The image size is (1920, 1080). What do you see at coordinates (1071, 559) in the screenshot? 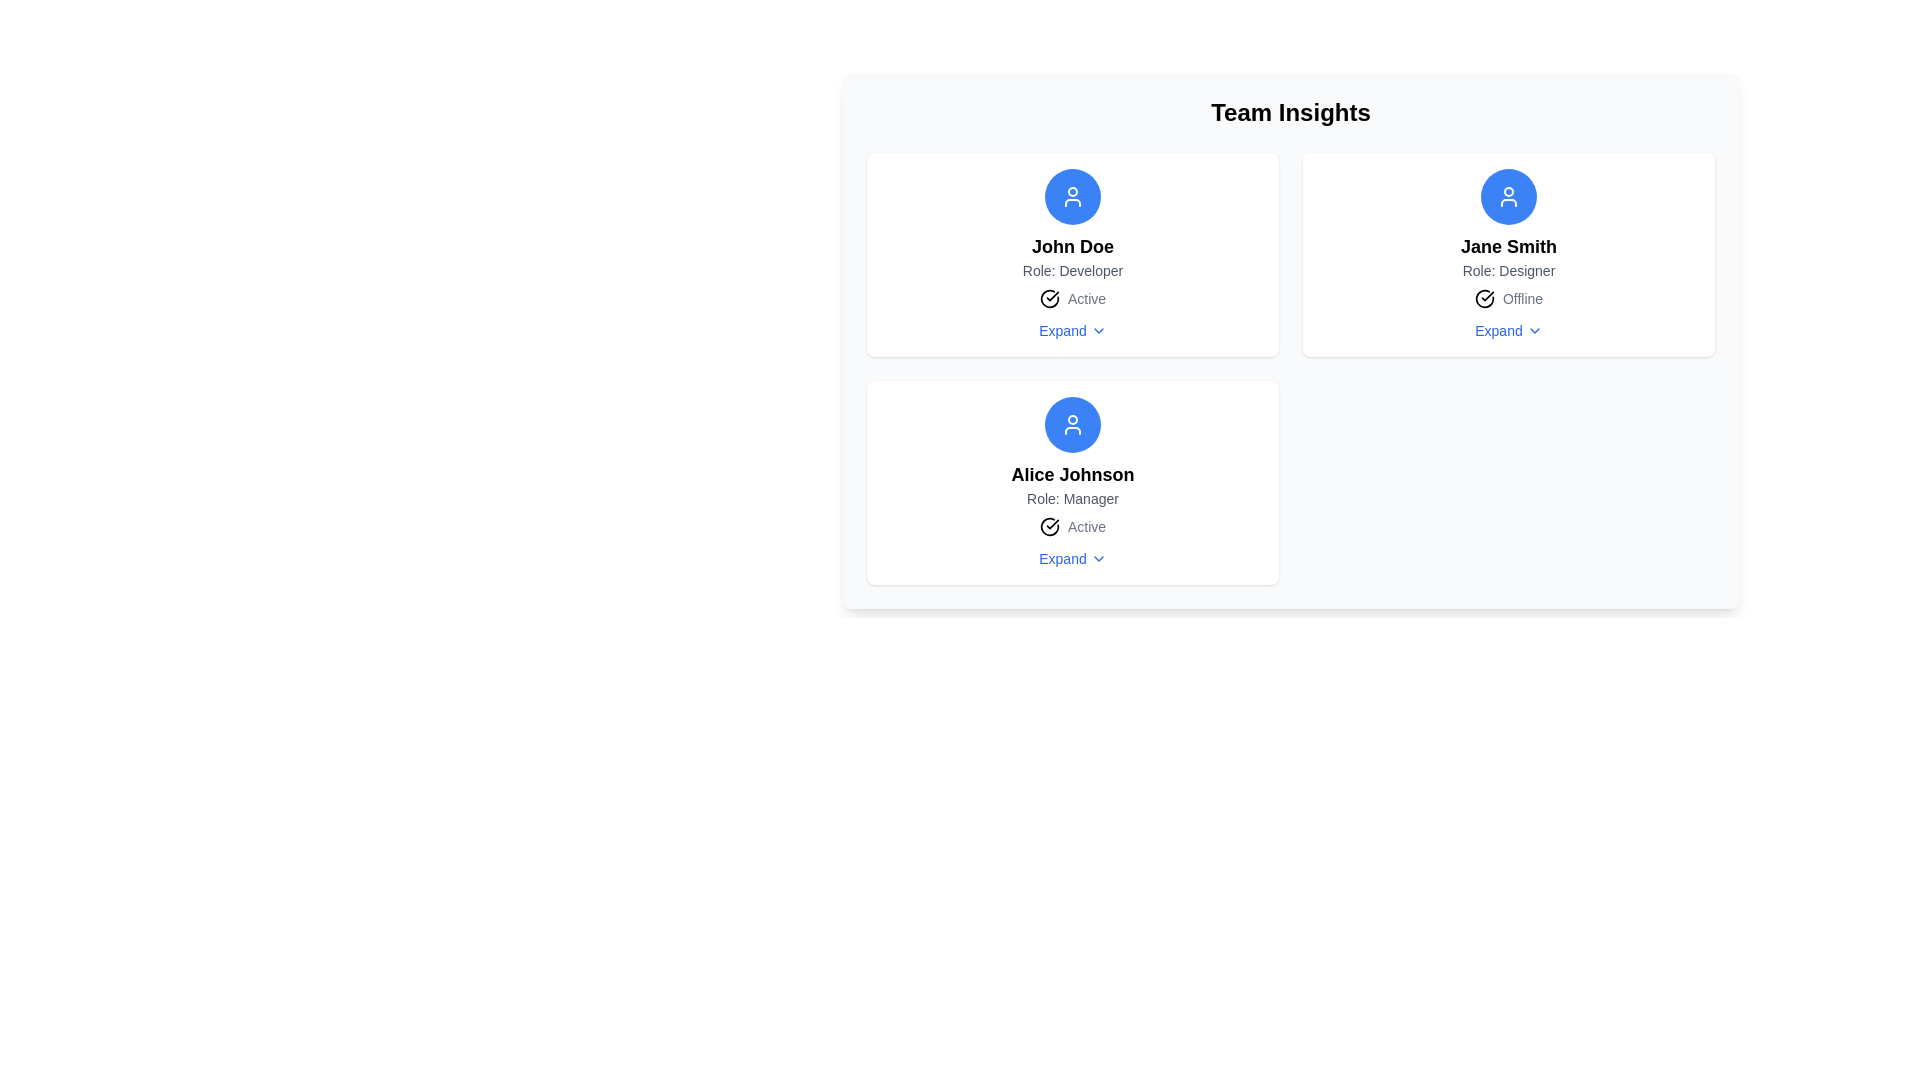
I see `the button at the bottom of the 'Alice Johnson' card` at bounding box center [1071, 559].